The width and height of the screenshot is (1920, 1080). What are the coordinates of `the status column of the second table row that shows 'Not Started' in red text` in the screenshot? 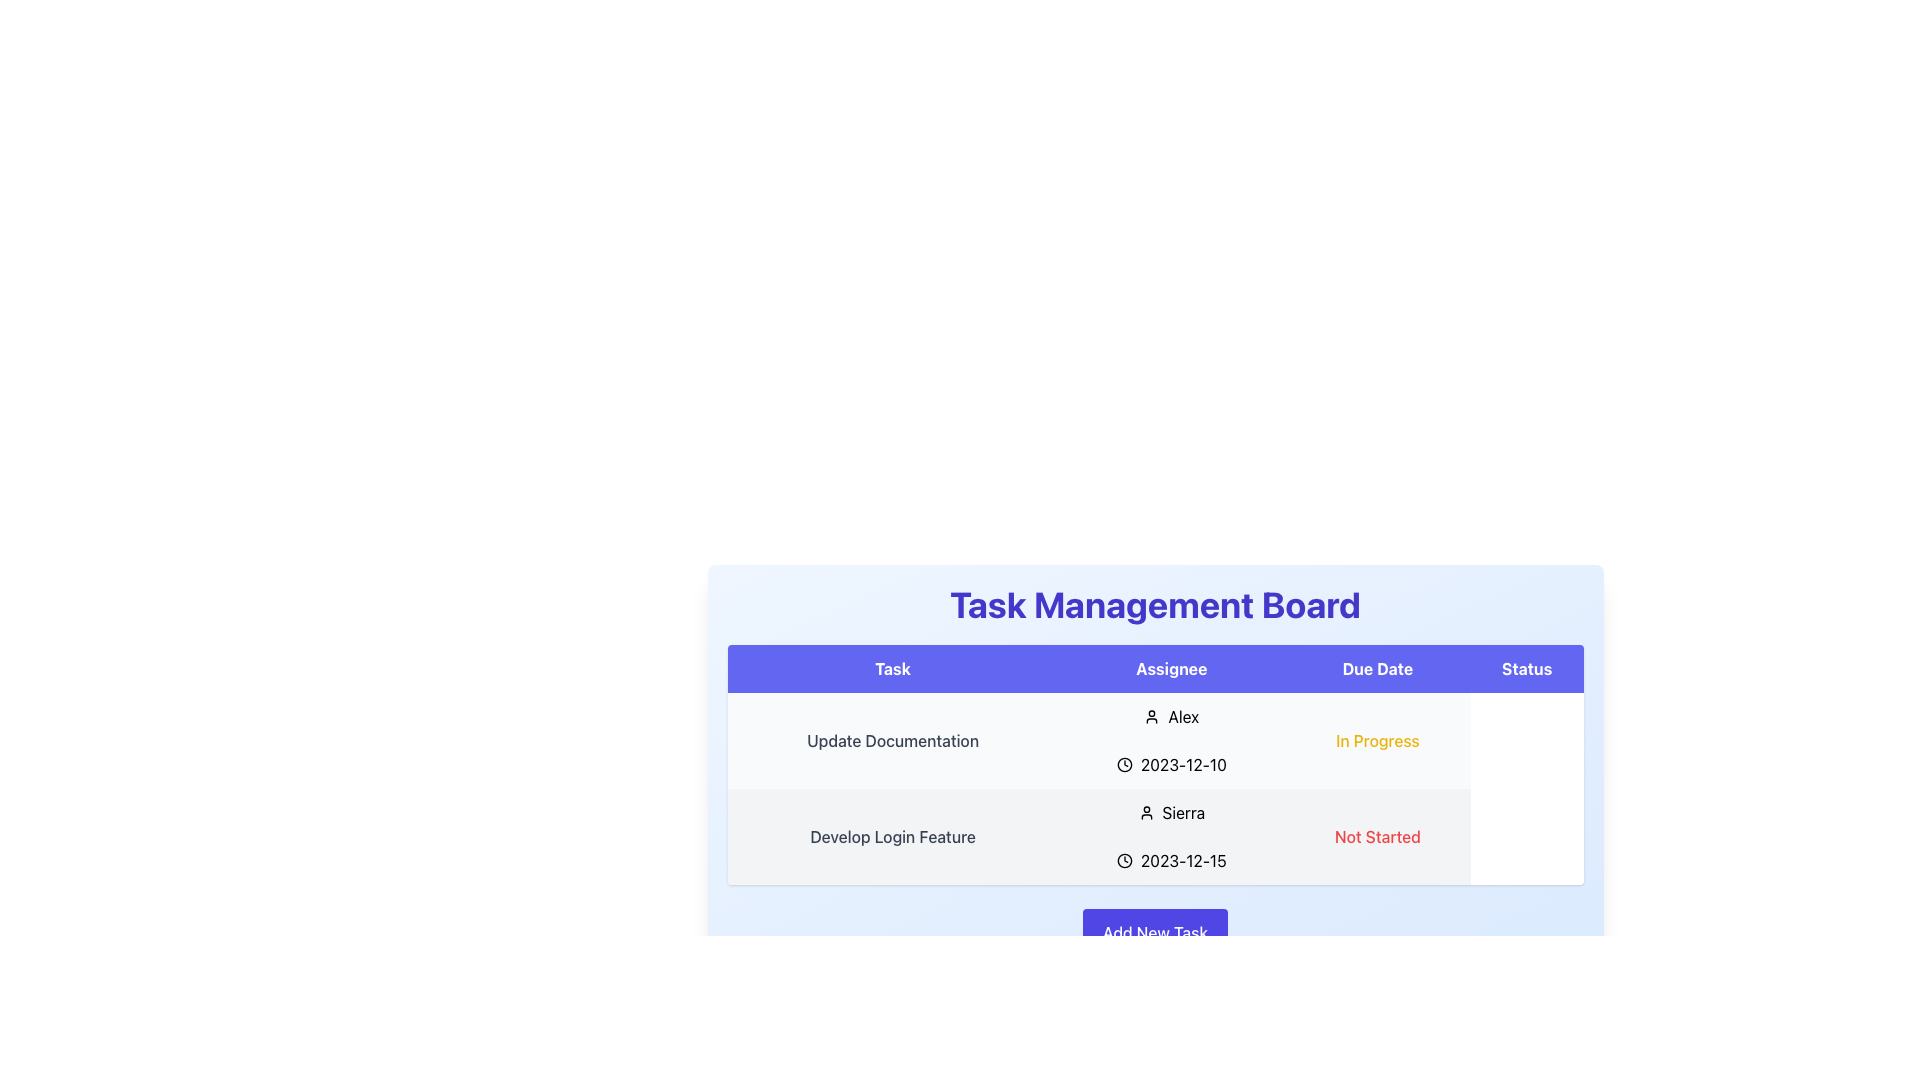 It's located at (1155, 837).